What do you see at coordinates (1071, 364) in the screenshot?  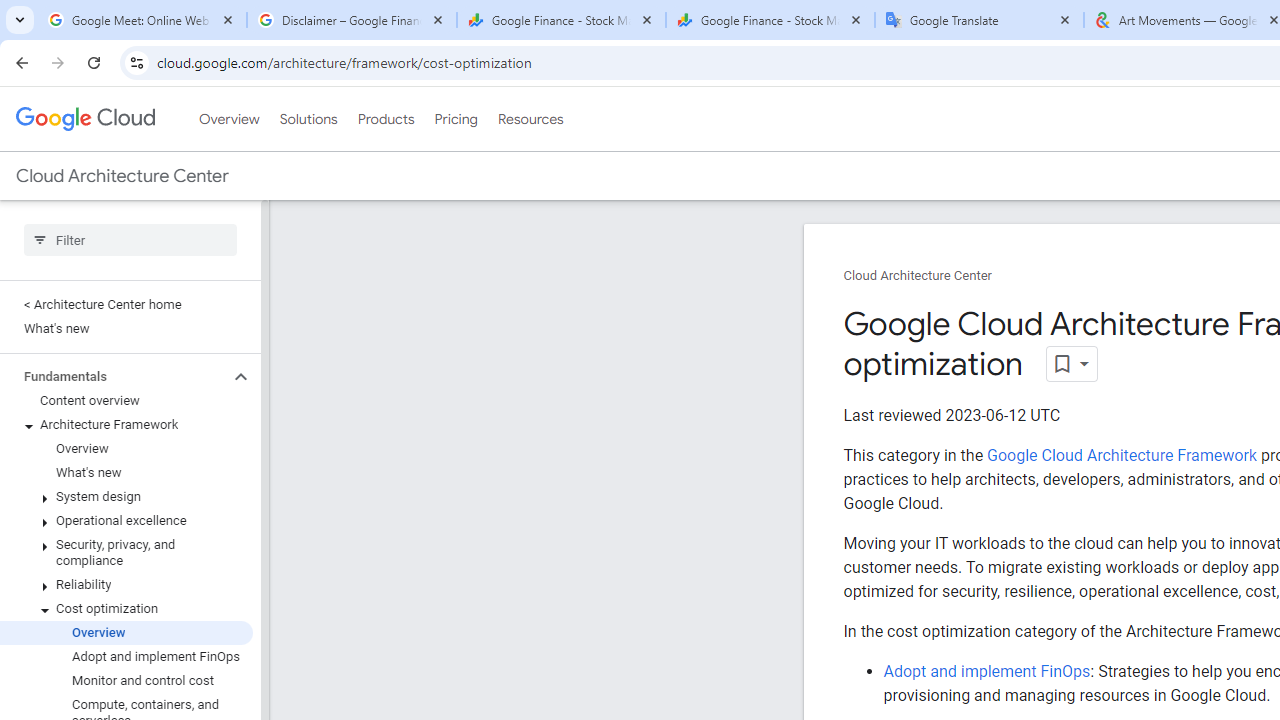 I see `'Open dropdown'` at bounding box center [1071, 364].